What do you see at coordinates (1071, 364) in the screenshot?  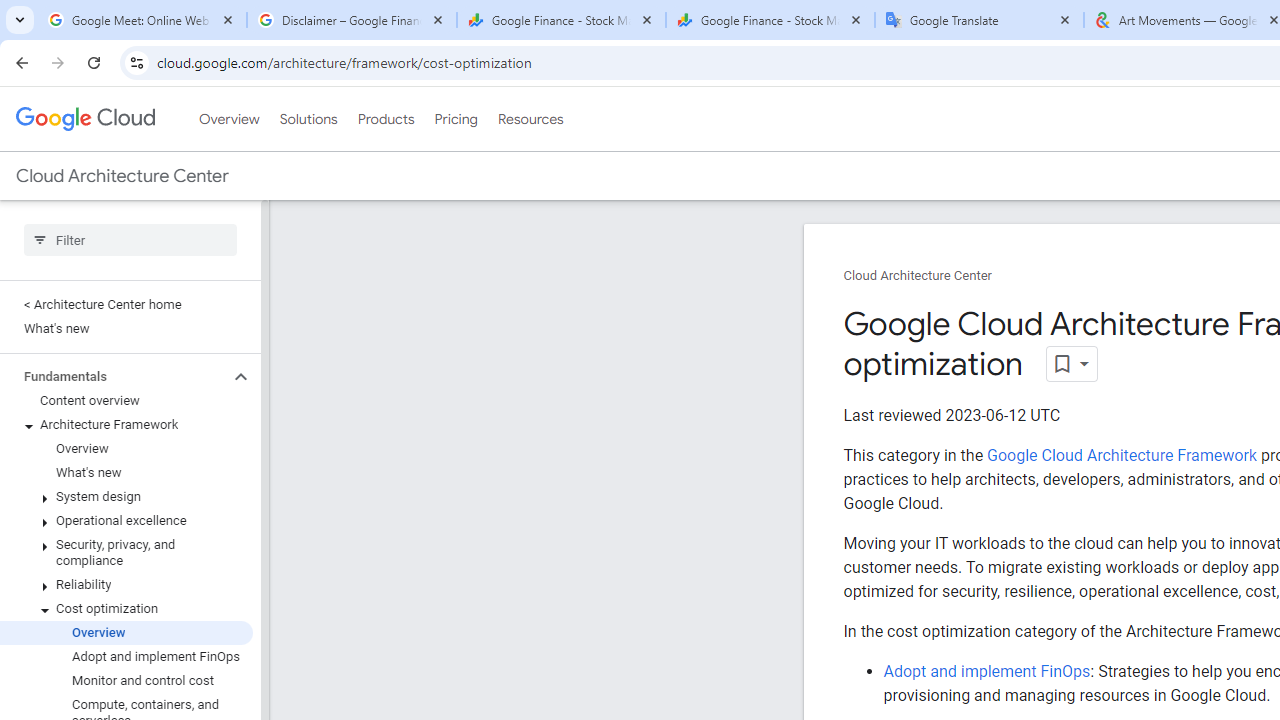 I see `'Open dropdown'` at bounding box center [1071, 364].